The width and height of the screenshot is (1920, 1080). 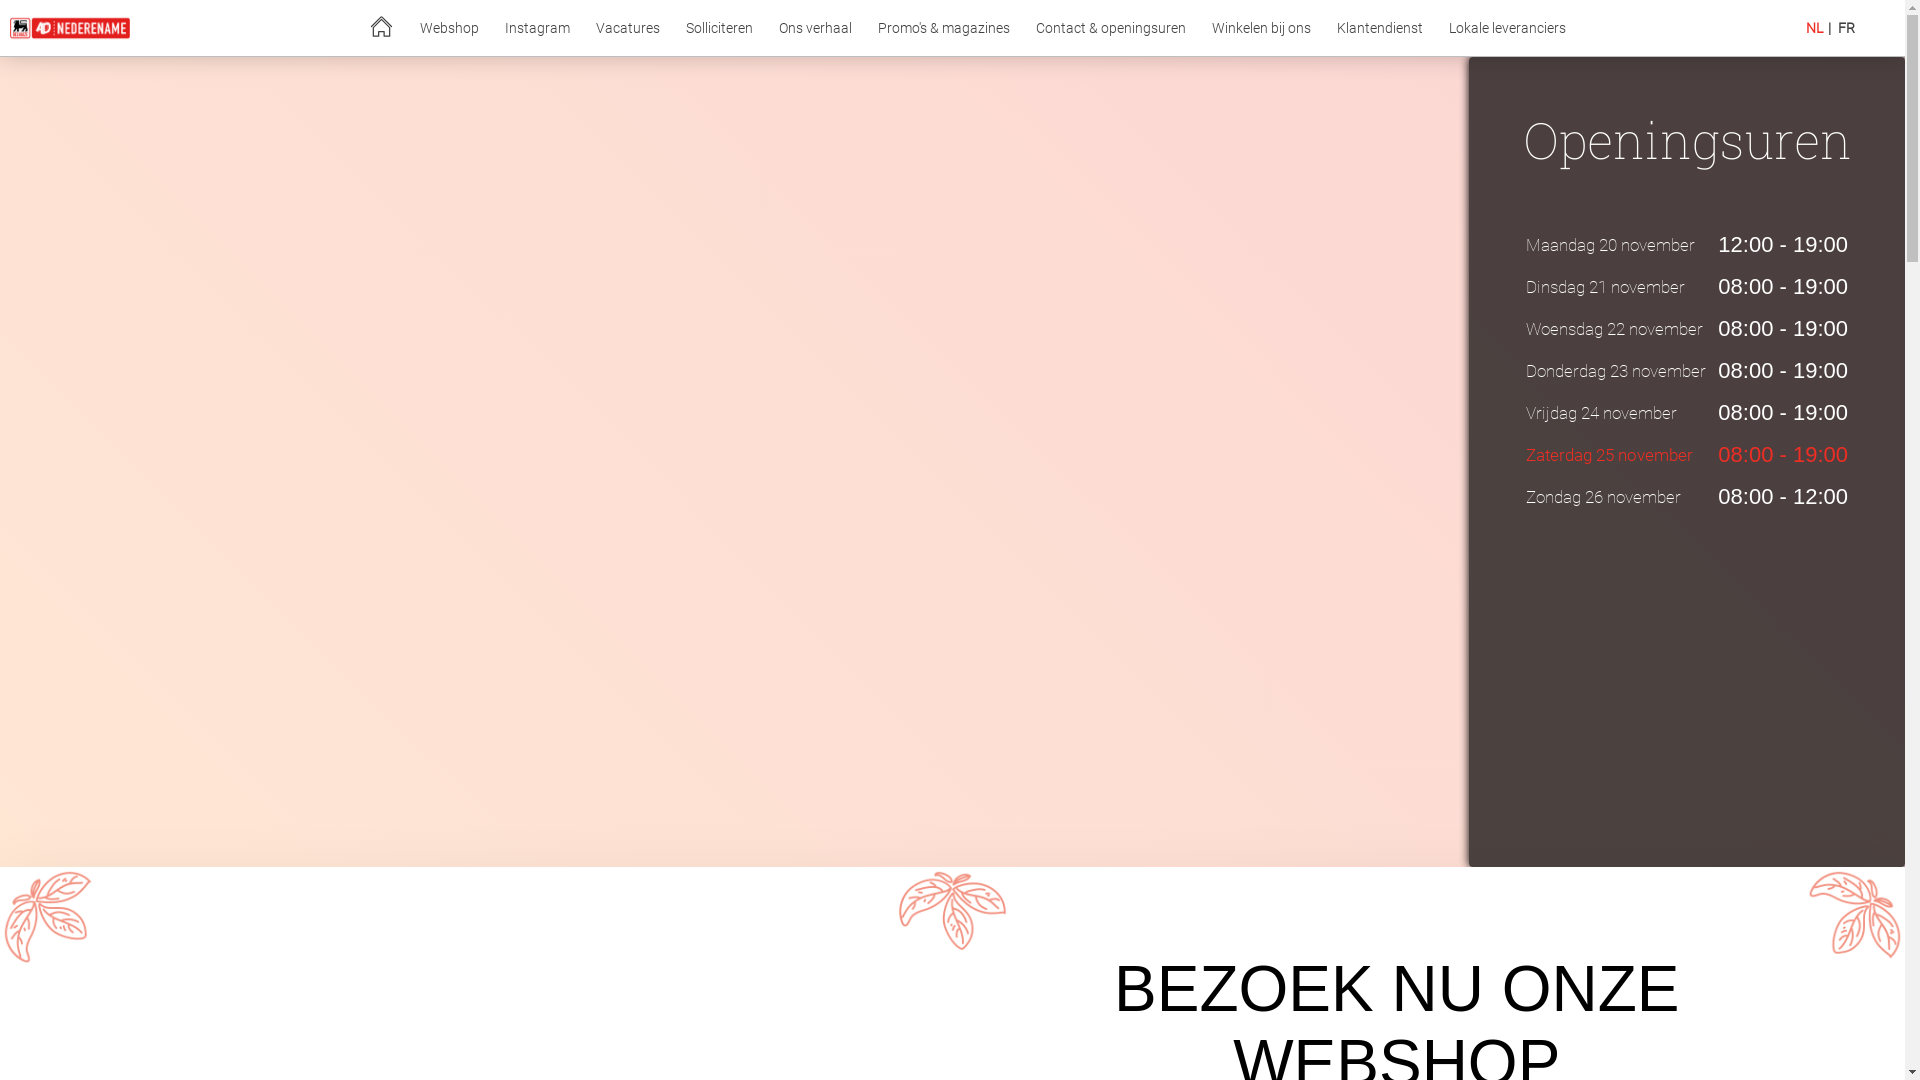 I want to click on 'Contact & openingsuren', so click(x=1109, y=27).